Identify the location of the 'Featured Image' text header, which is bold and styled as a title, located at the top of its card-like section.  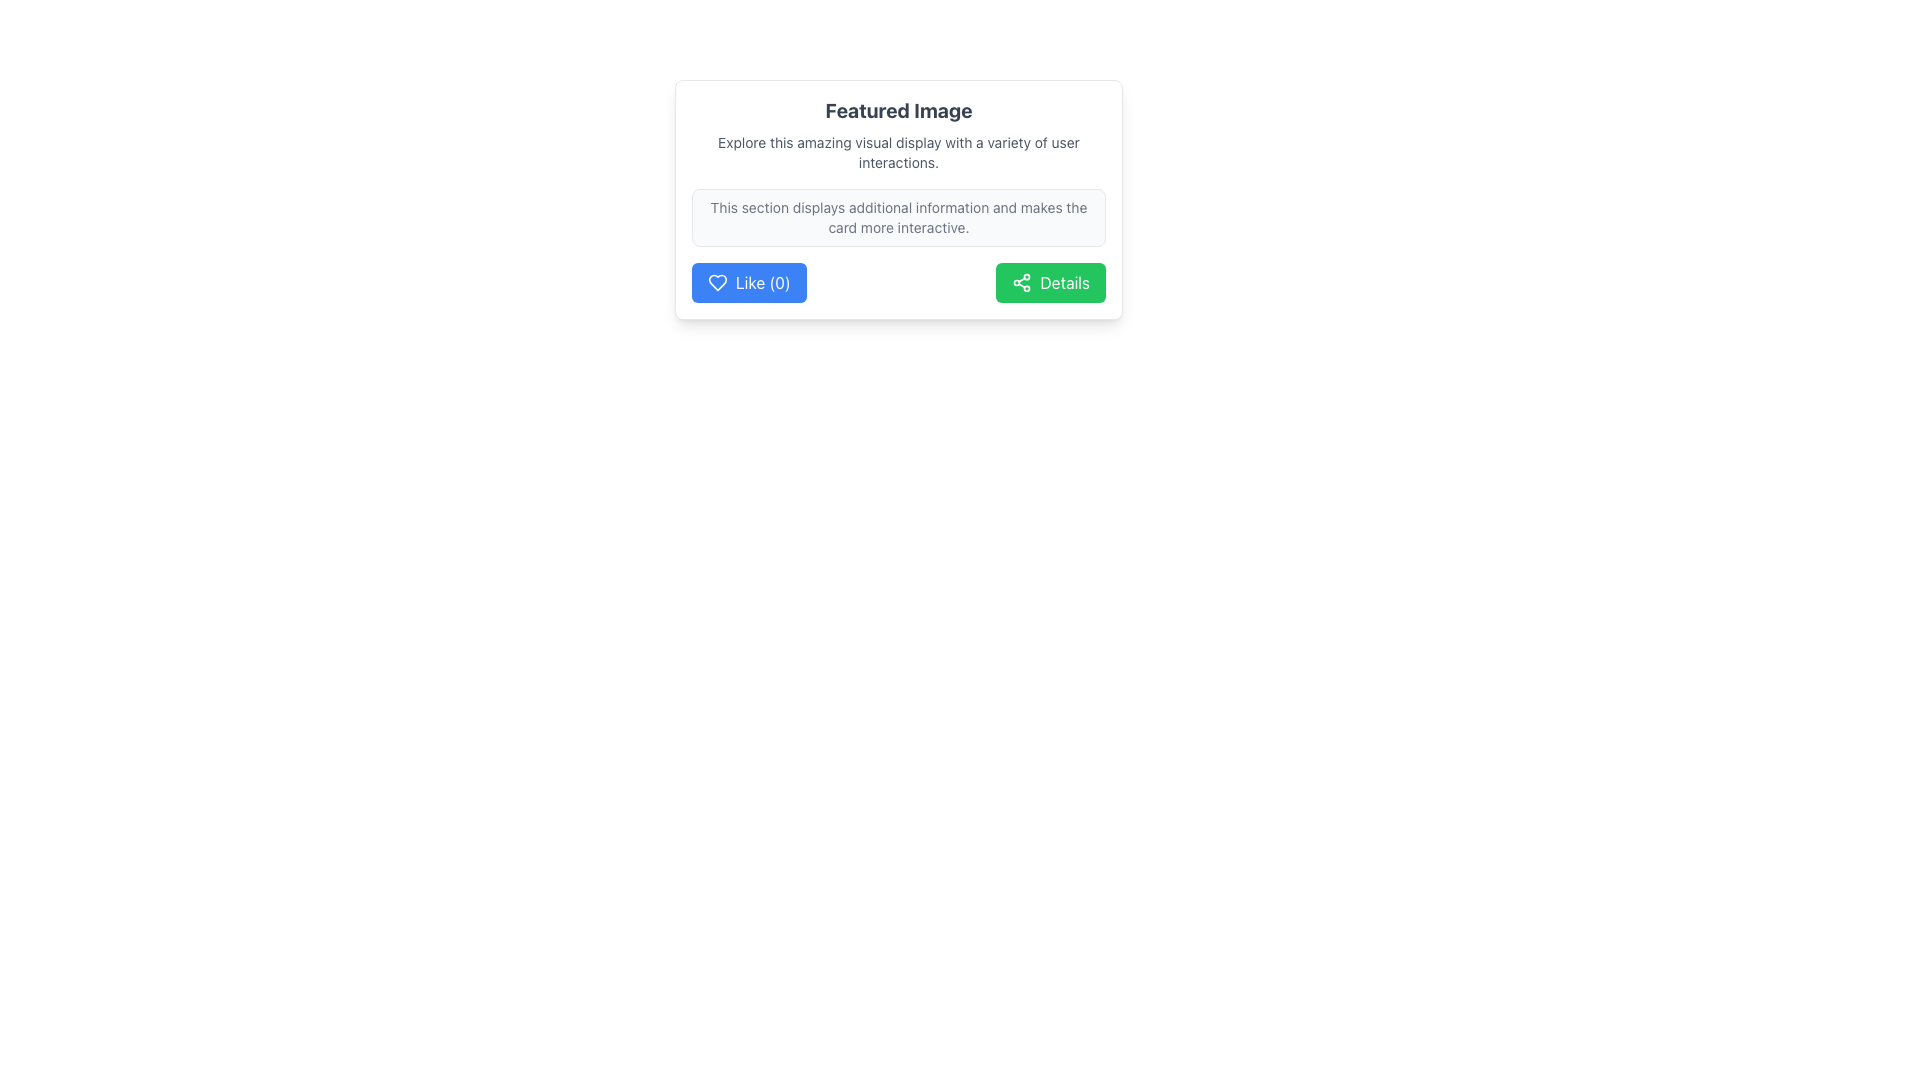
(897, 111).